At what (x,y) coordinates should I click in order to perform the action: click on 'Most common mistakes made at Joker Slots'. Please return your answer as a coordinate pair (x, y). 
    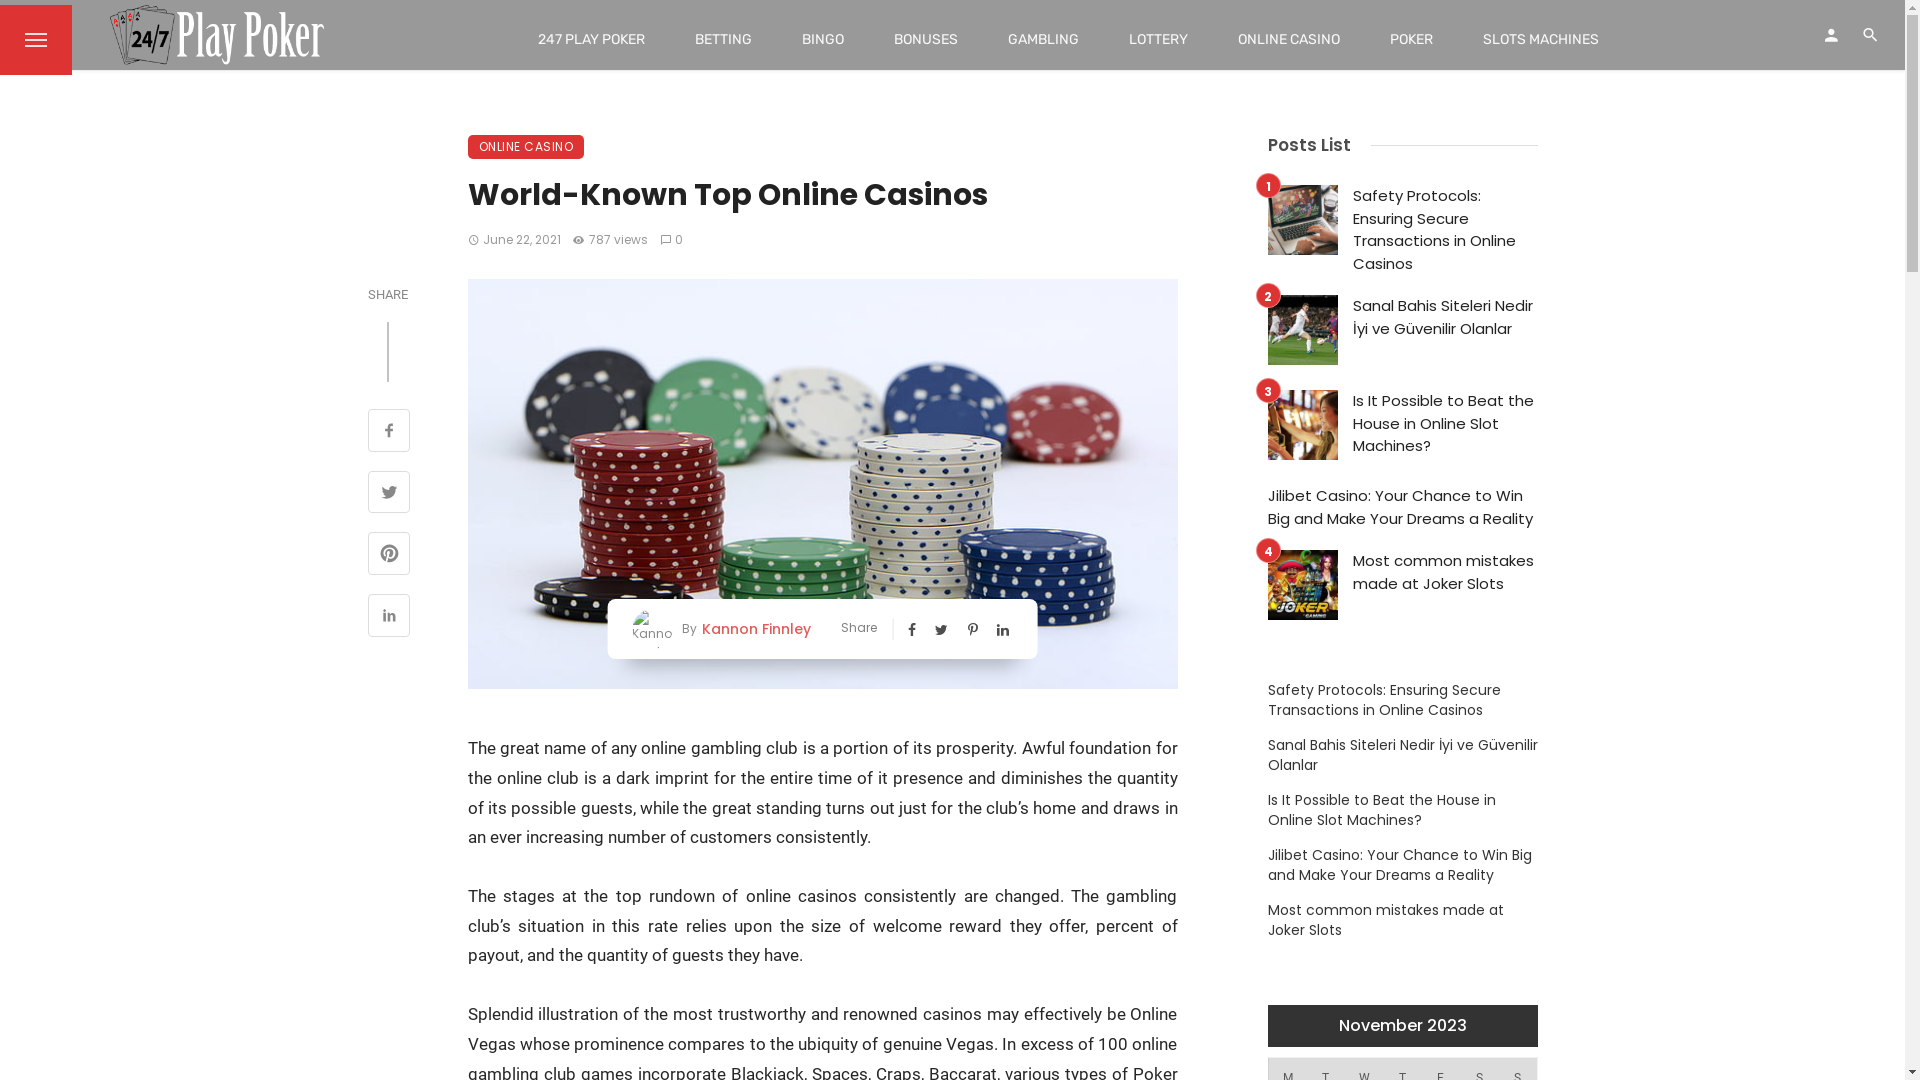
    Looking at the image, I should click on (1352, 572).